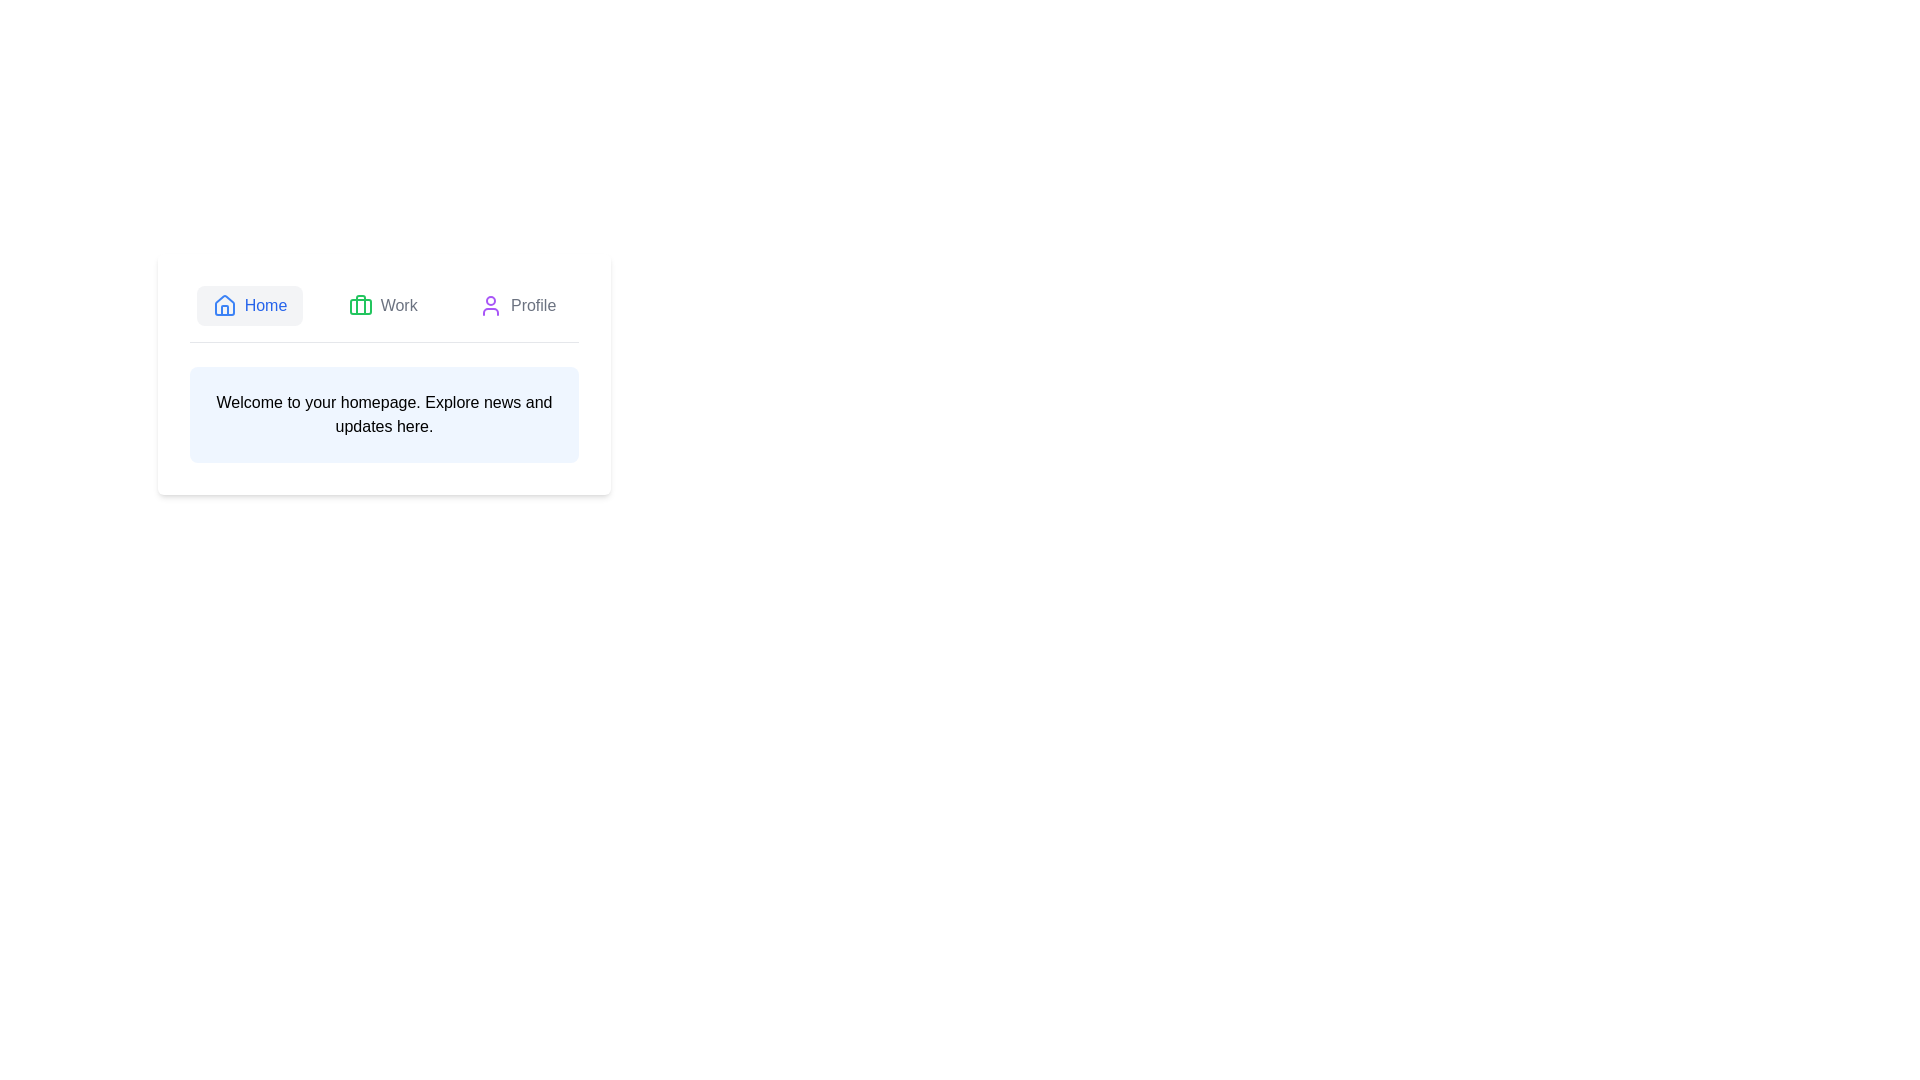 Image resolution: width=1920 pixels, height=1080 pixels. Describe the element at coordinates (383, 305) in the screenshot. I see `the Work tab to view its content` at that location.